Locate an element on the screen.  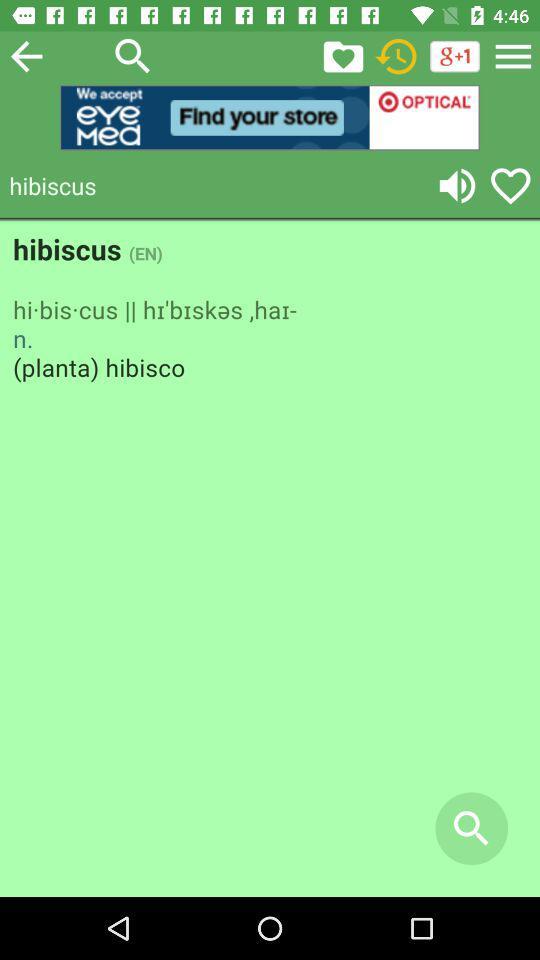
open search bar is located at coordinates (133, 55).